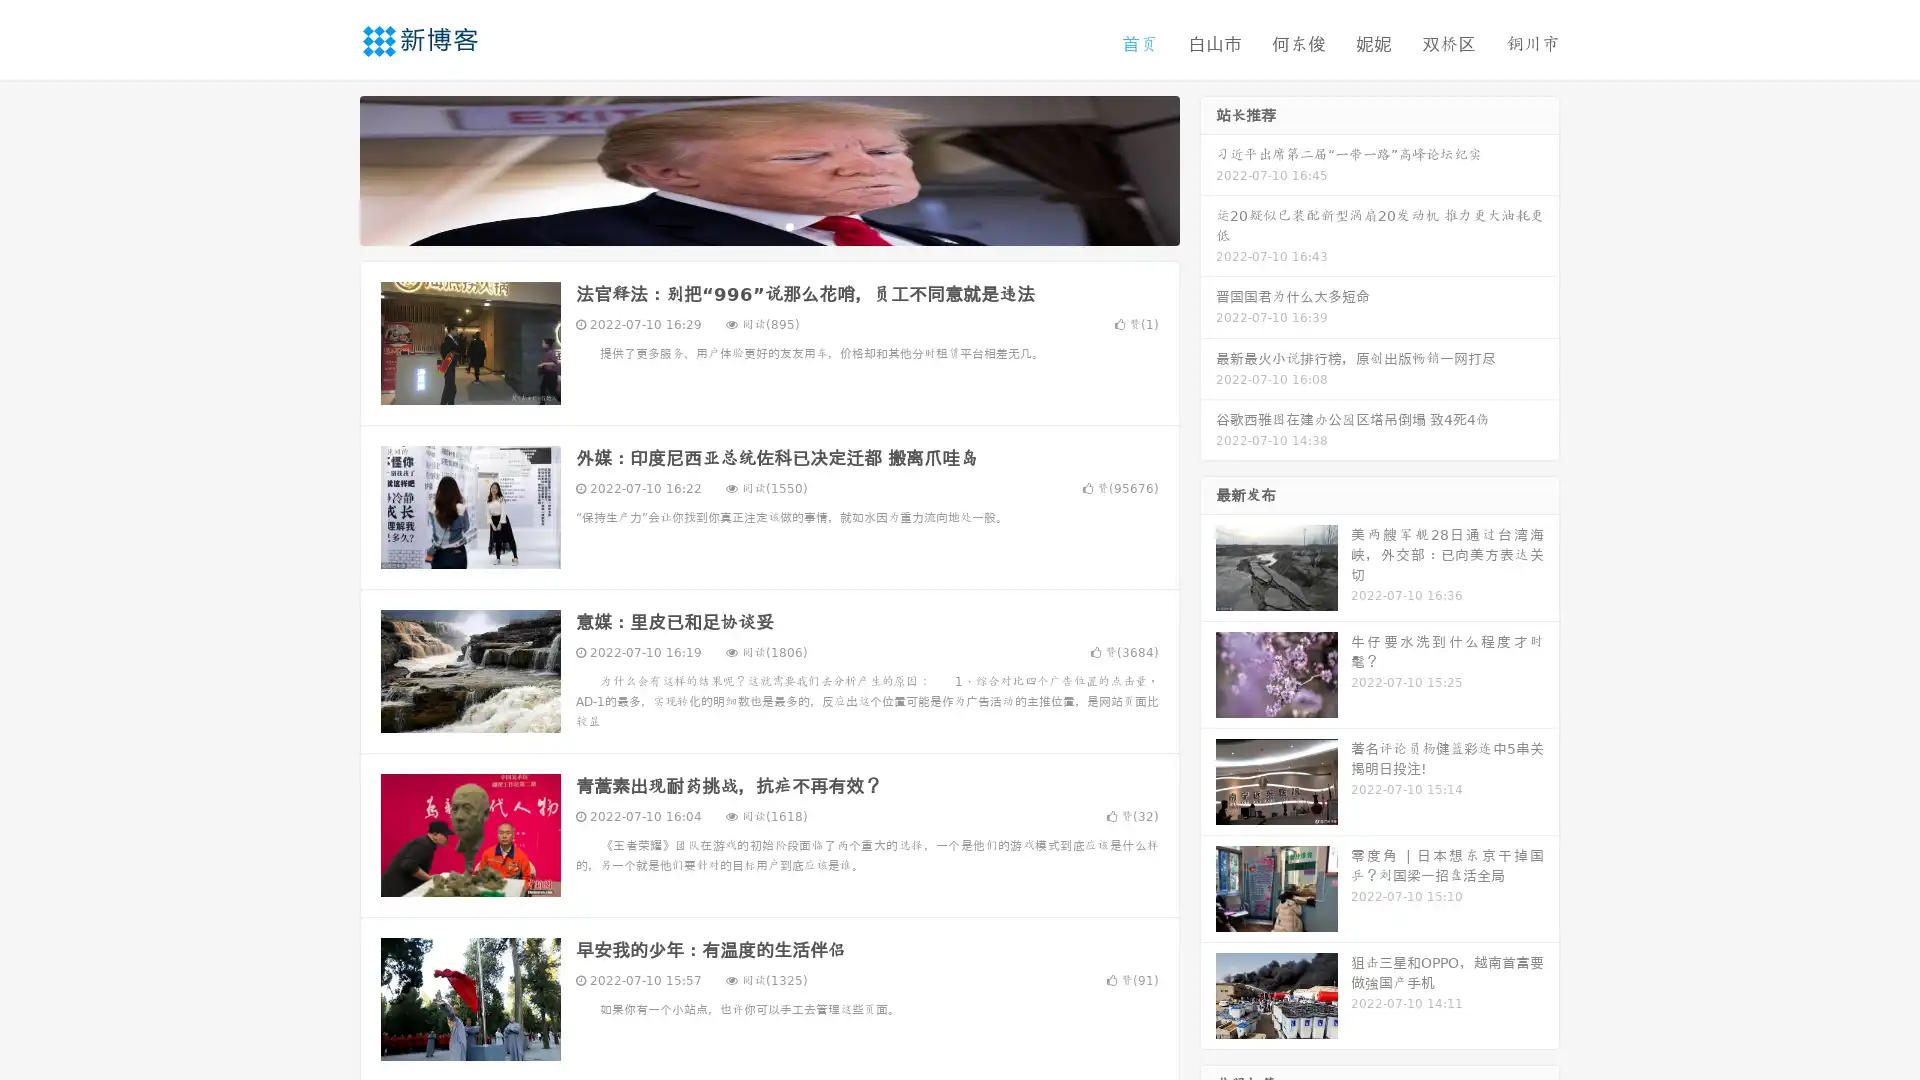  Describe the element at coordinates (330, 168) in the screenshot. I see `Previous slide` at that location.